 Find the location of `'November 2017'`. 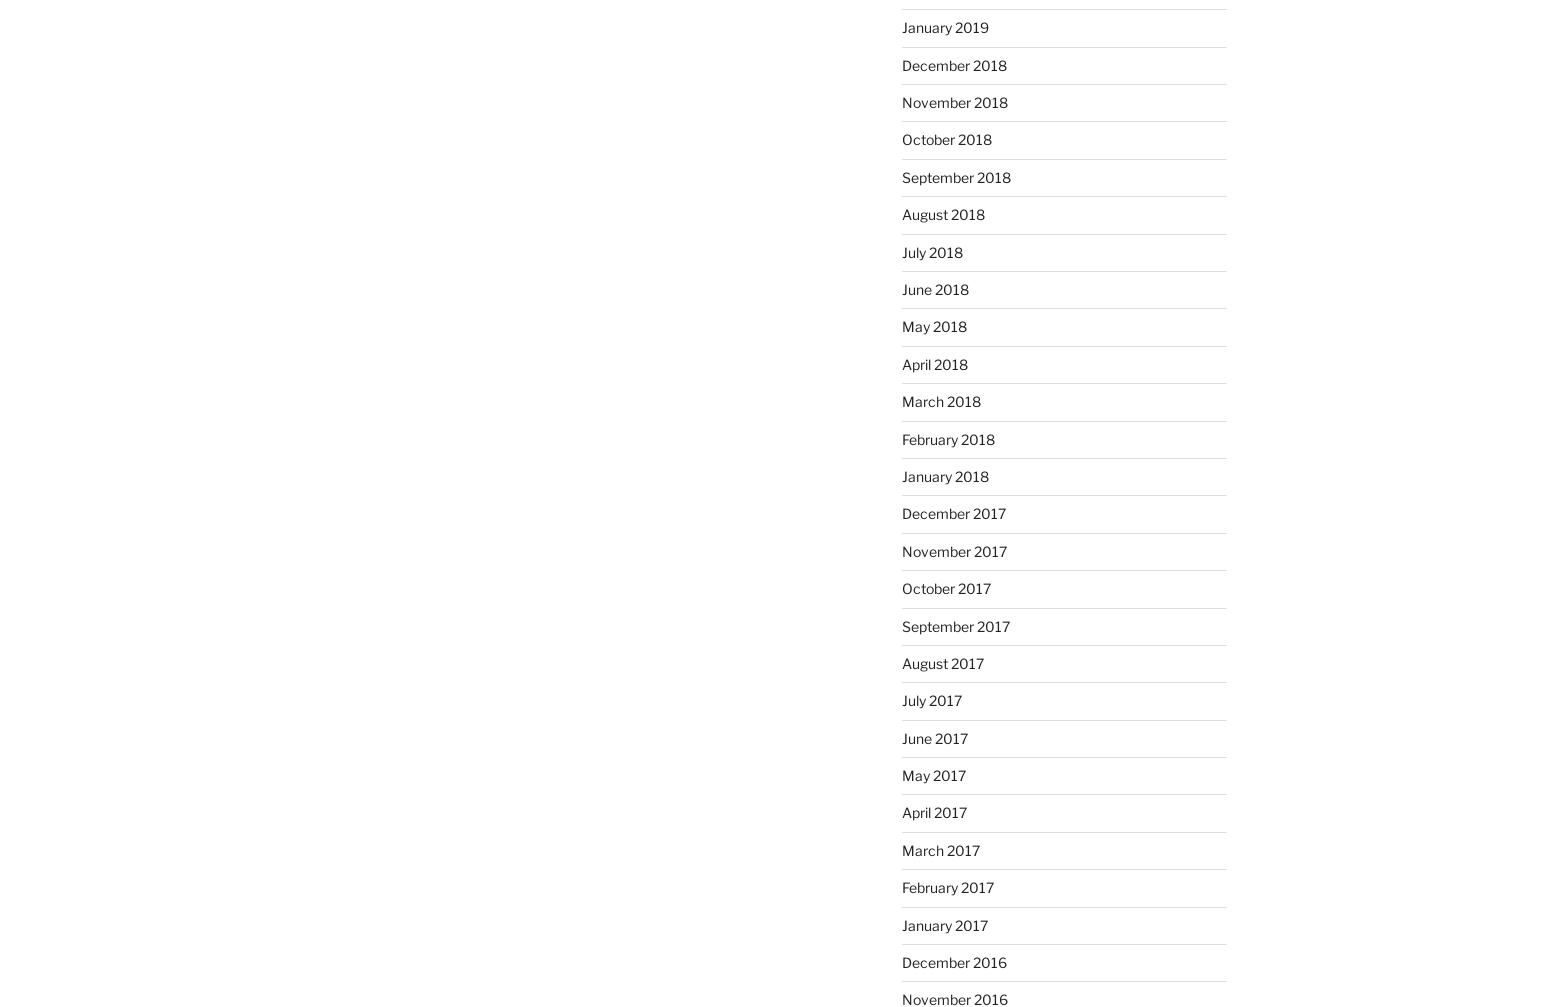

'November 2017' is located at coordinates (952, 549).